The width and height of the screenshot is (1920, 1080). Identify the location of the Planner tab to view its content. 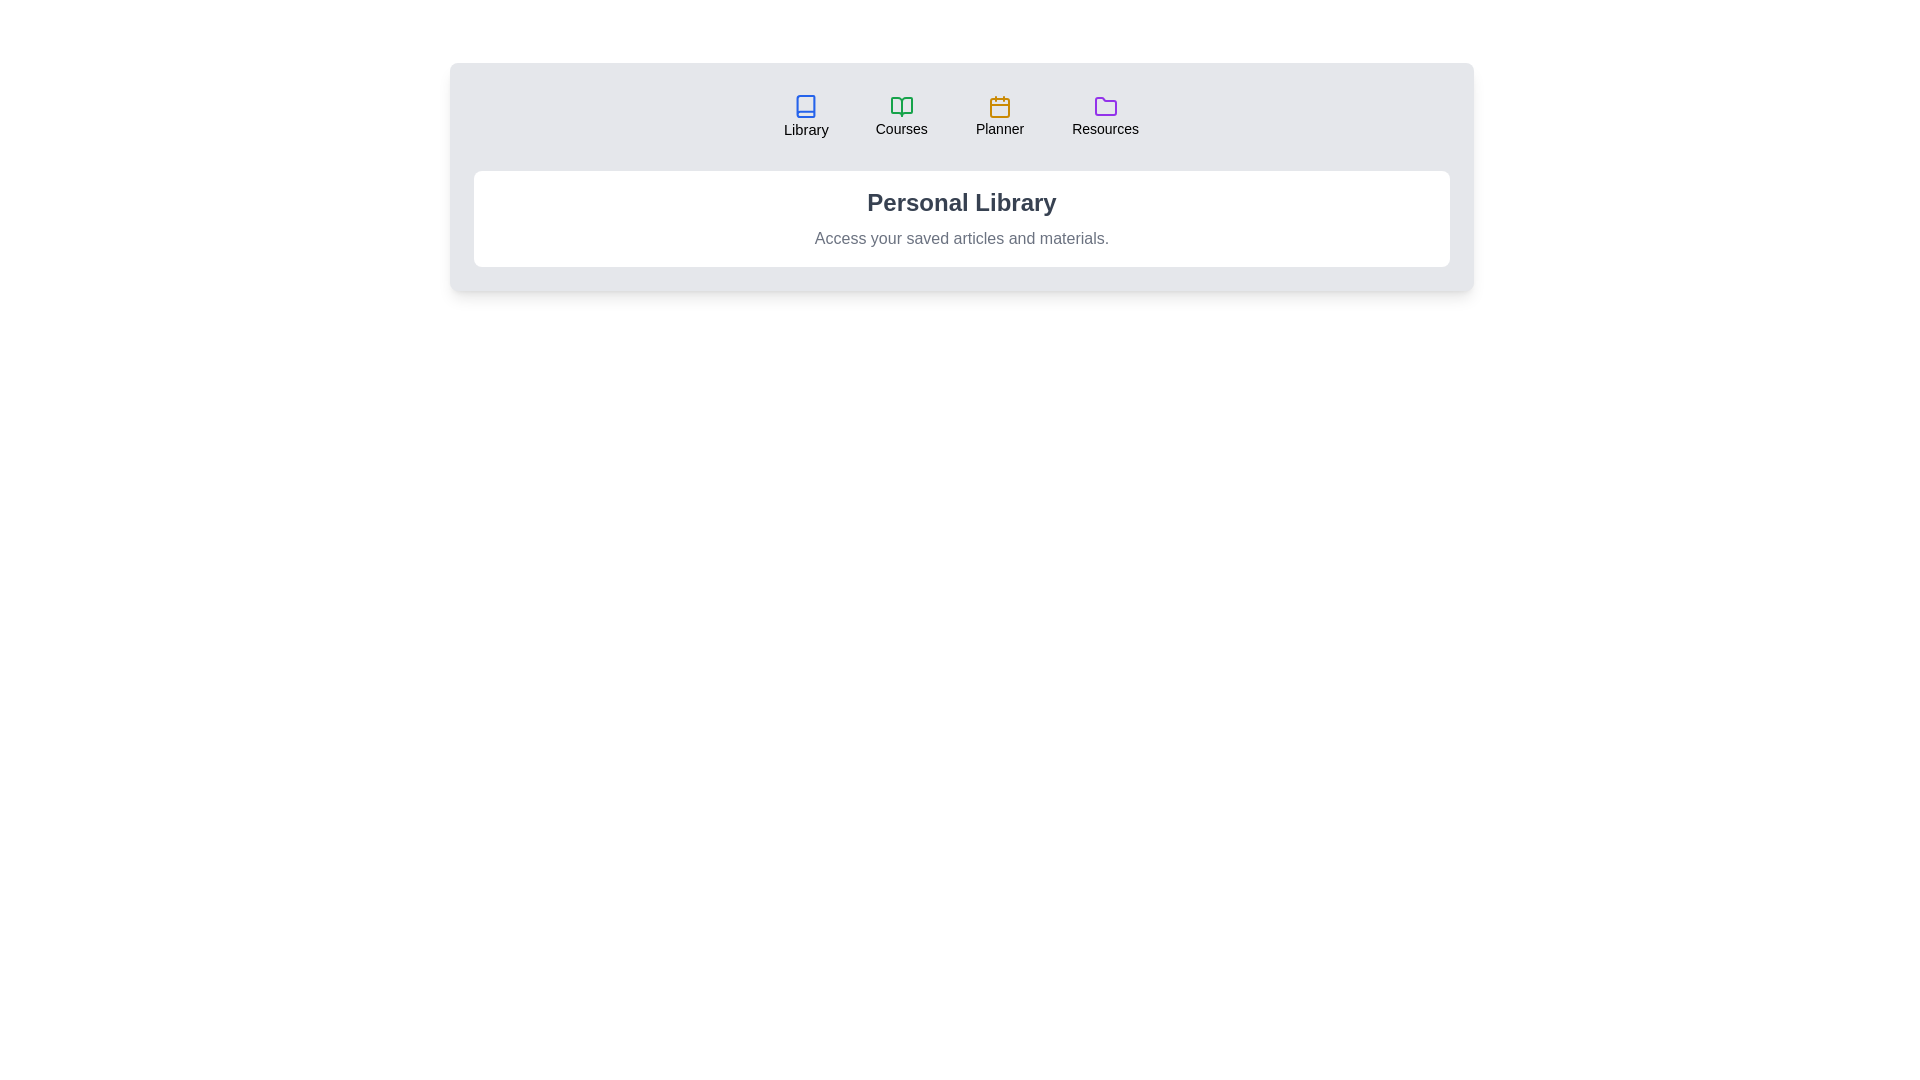
(999, 116).